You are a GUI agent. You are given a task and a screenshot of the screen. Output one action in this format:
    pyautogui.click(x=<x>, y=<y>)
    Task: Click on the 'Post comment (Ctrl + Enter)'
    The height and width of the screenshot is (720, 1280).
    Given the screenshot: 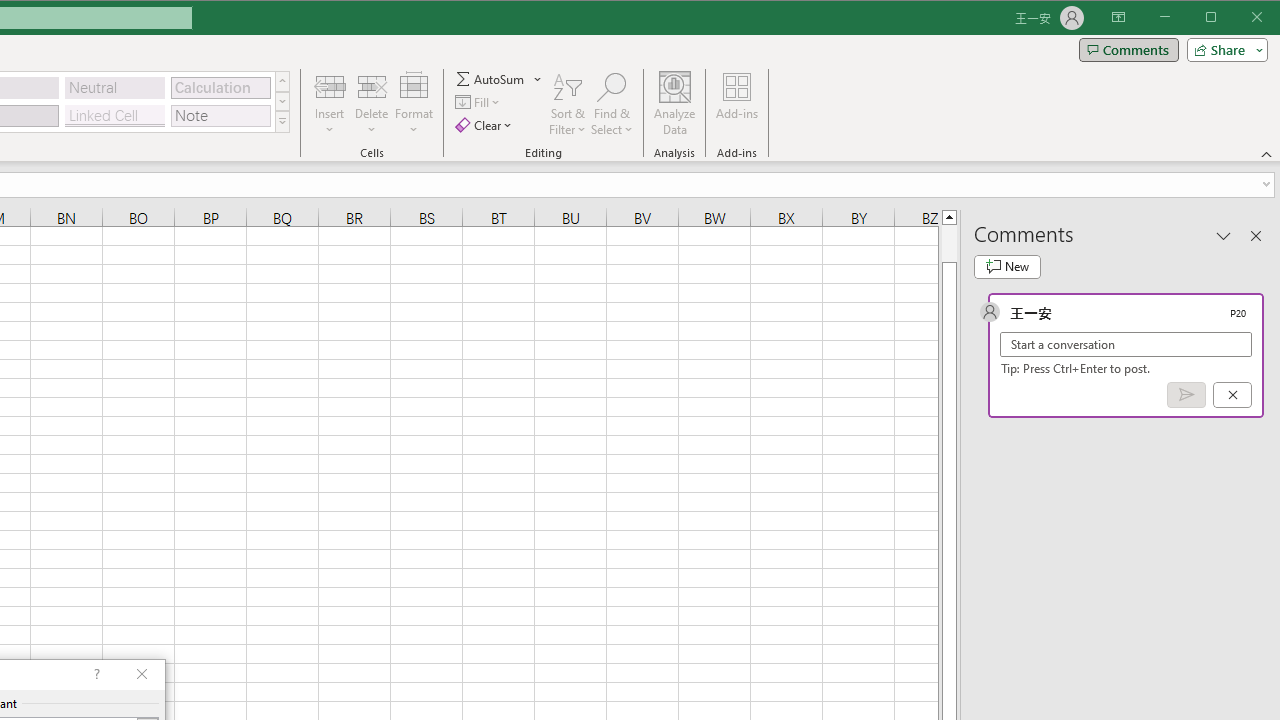 What is the action you would take?
    pyautogui.click(x=1186, y=395)
    